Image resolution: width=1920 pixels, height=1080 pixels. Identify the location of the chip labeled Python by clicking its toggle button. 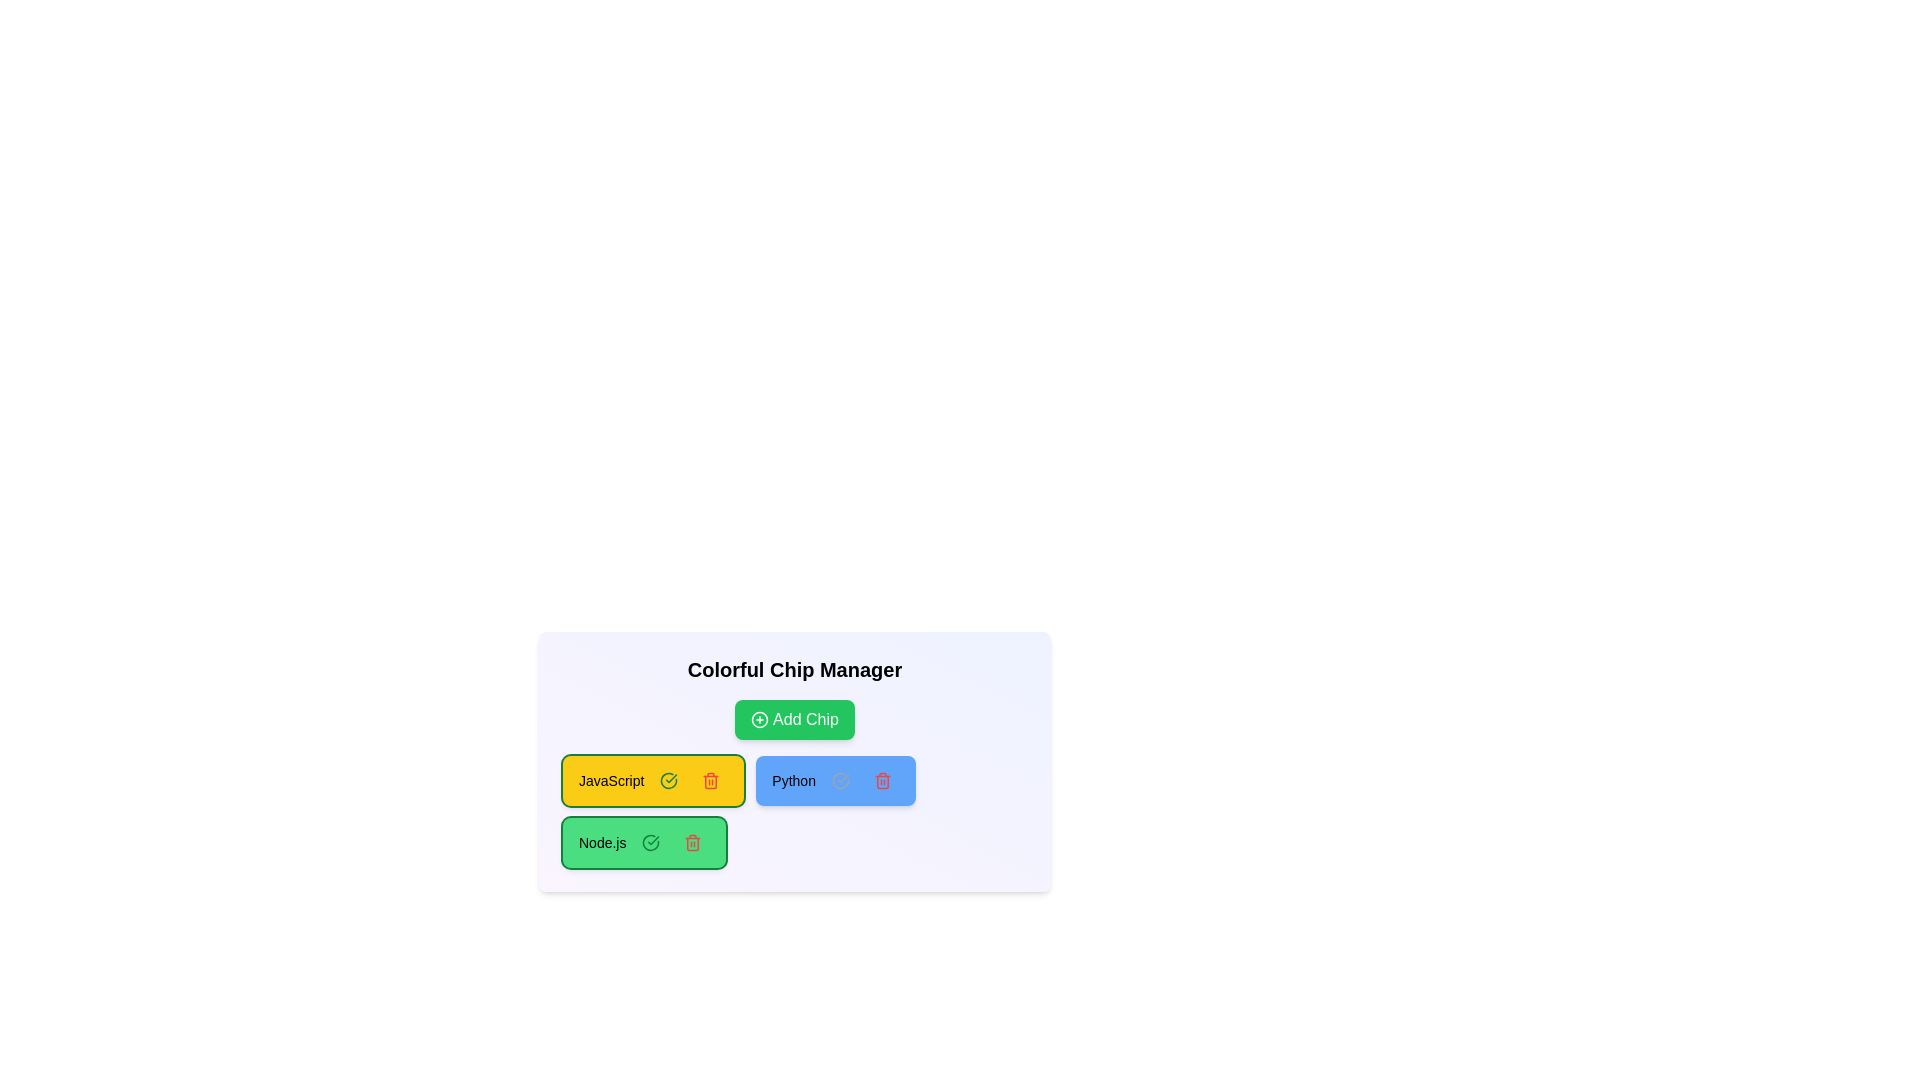
(840, 779).